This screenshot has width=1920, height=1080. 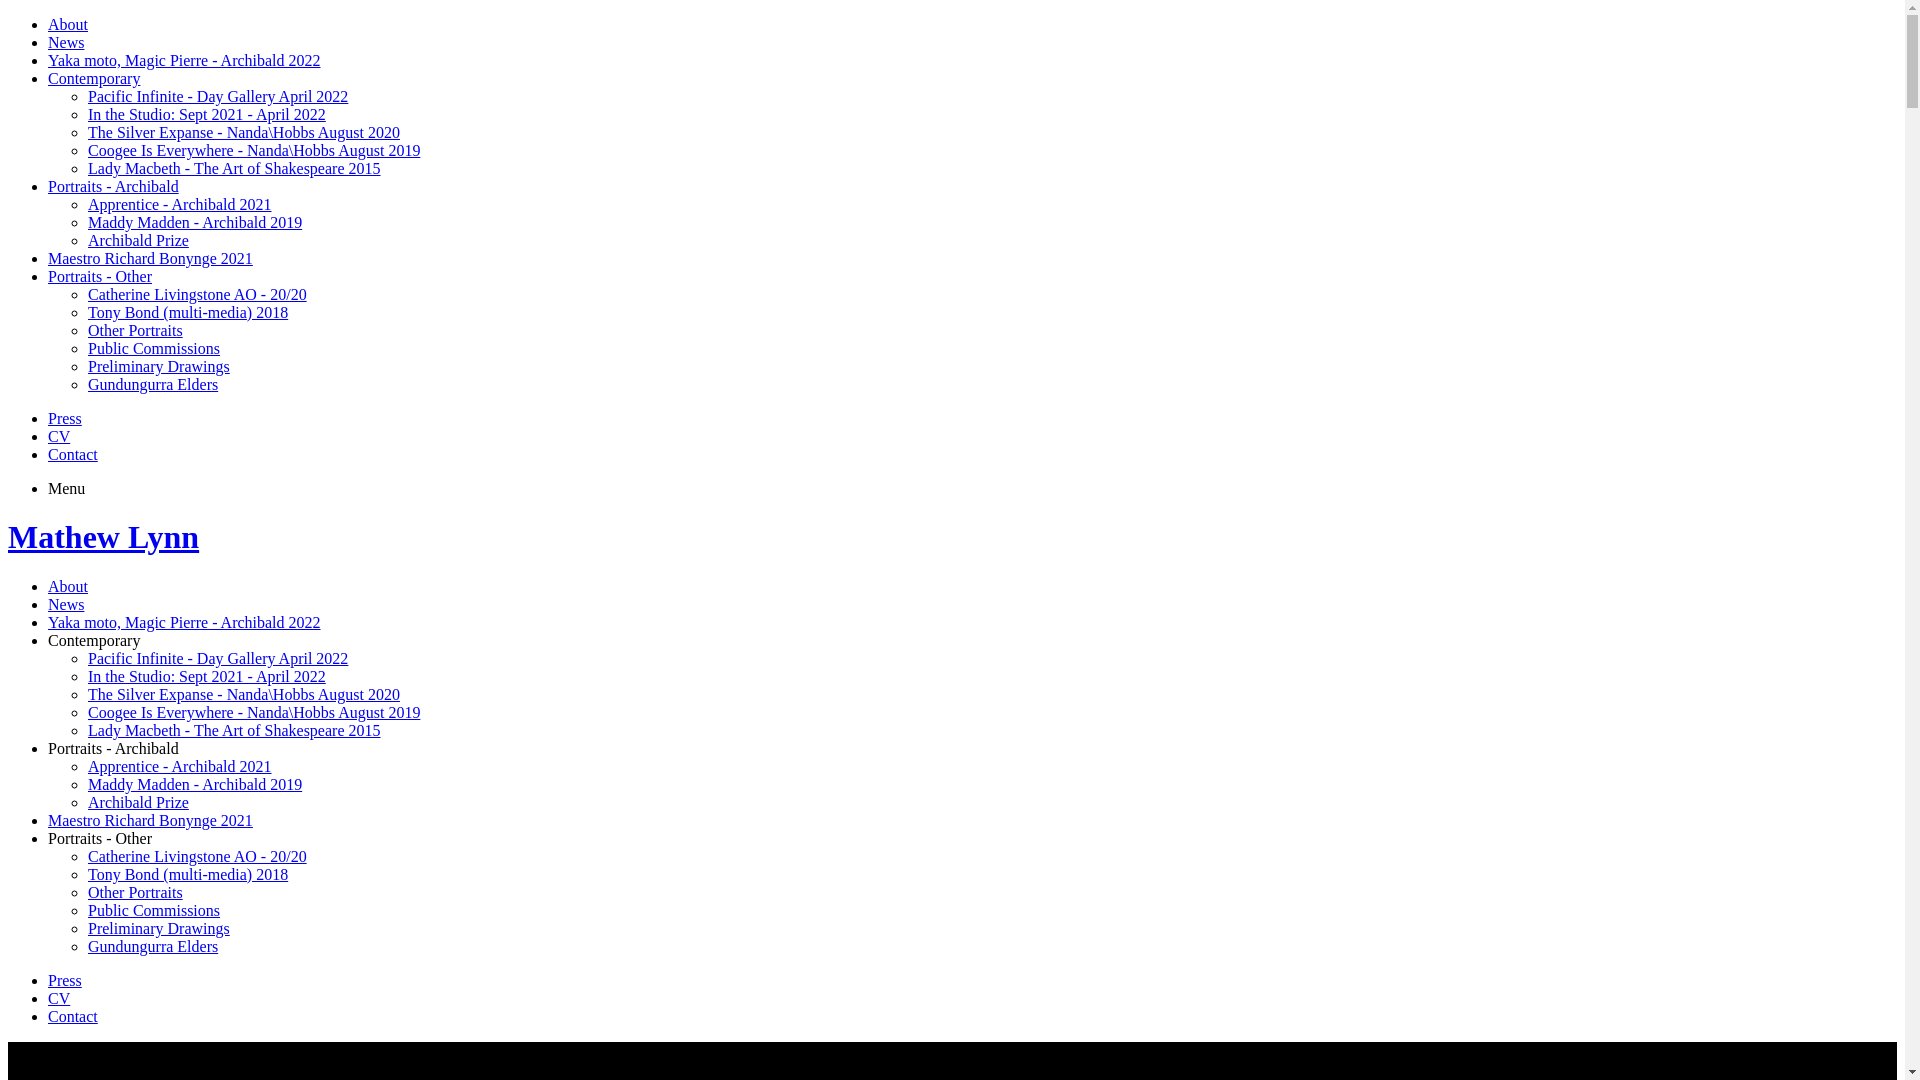 What do you see at coordinates (112, 186) in the screenshot?
I see `'Portraits - Archibald'` at bounding box center [112, 186].